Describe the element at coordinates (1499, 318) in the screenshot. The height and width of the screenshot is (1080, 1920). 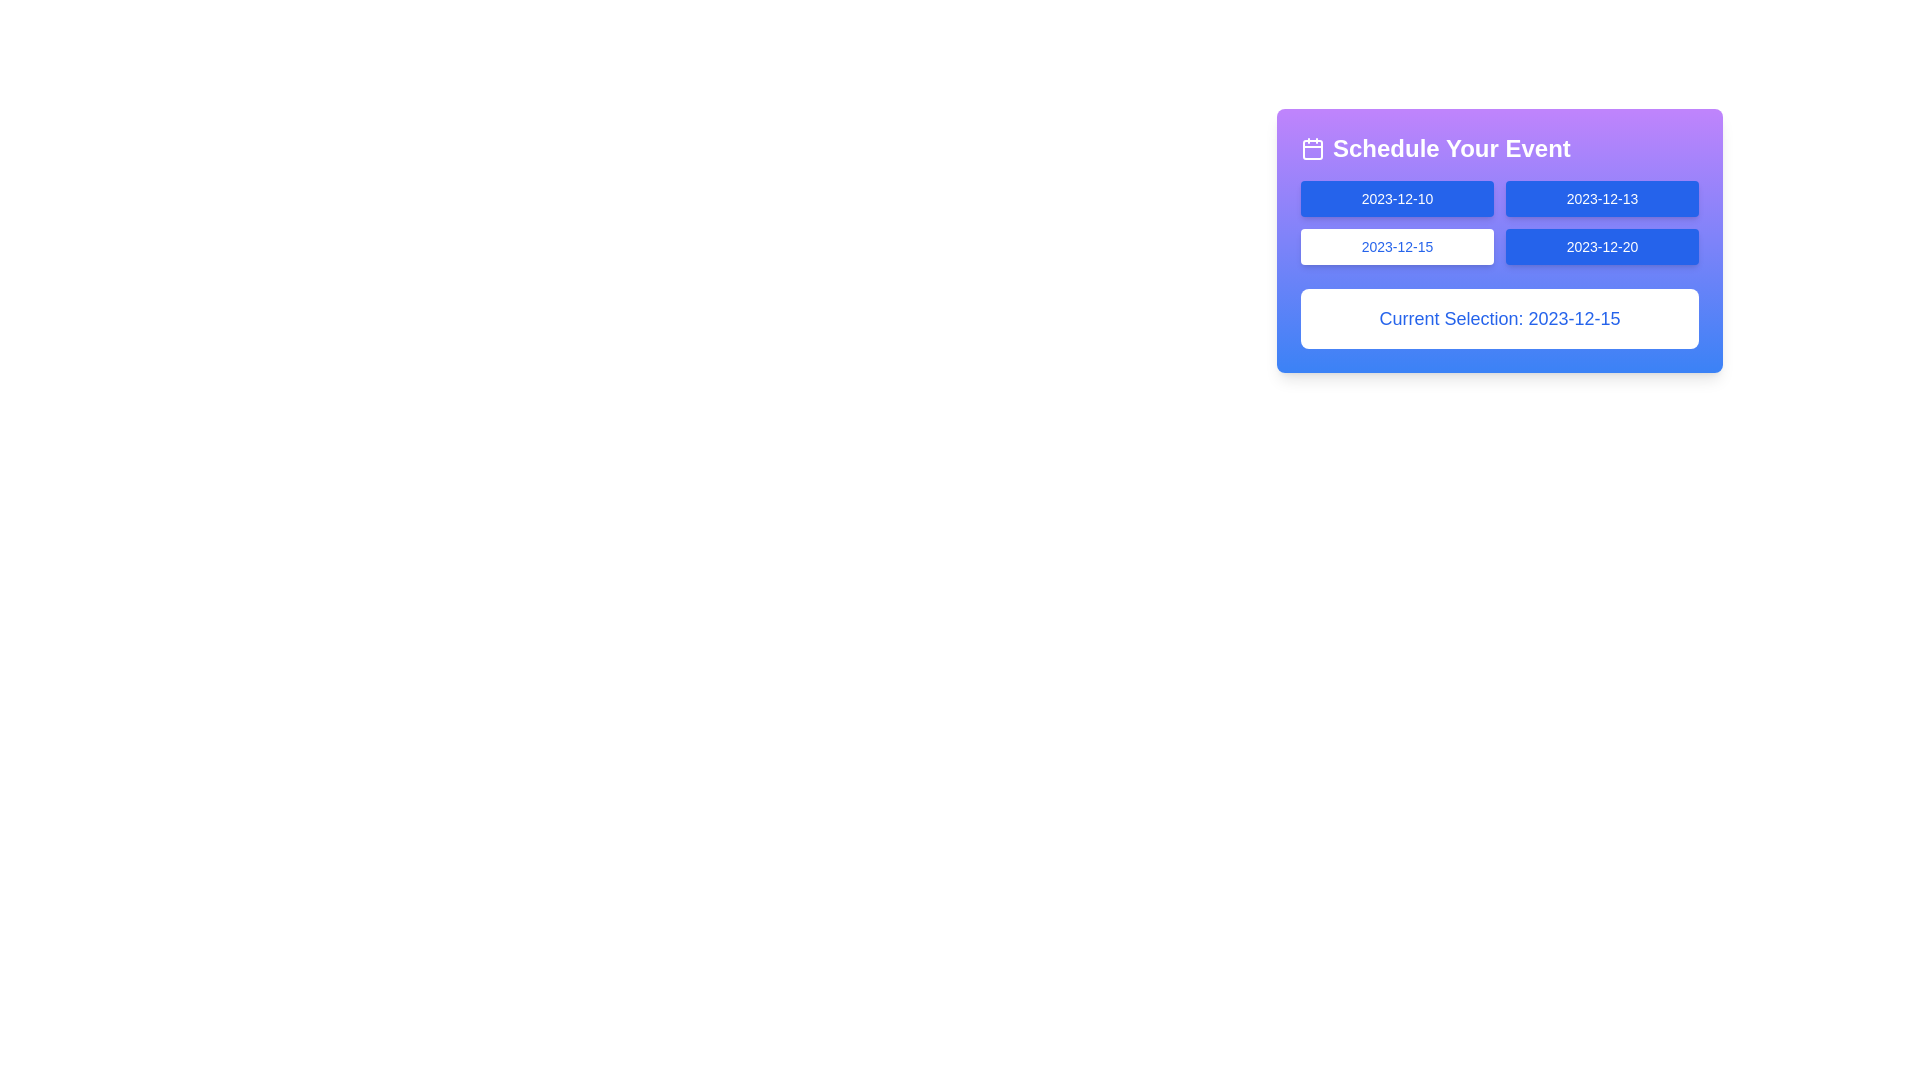
I see `the text label displaying 'Current Selection: 2023-12-15', which is styled in a larger blue font and located near the lower section of the card component labeled 'Schedule Your Event'` at that location.